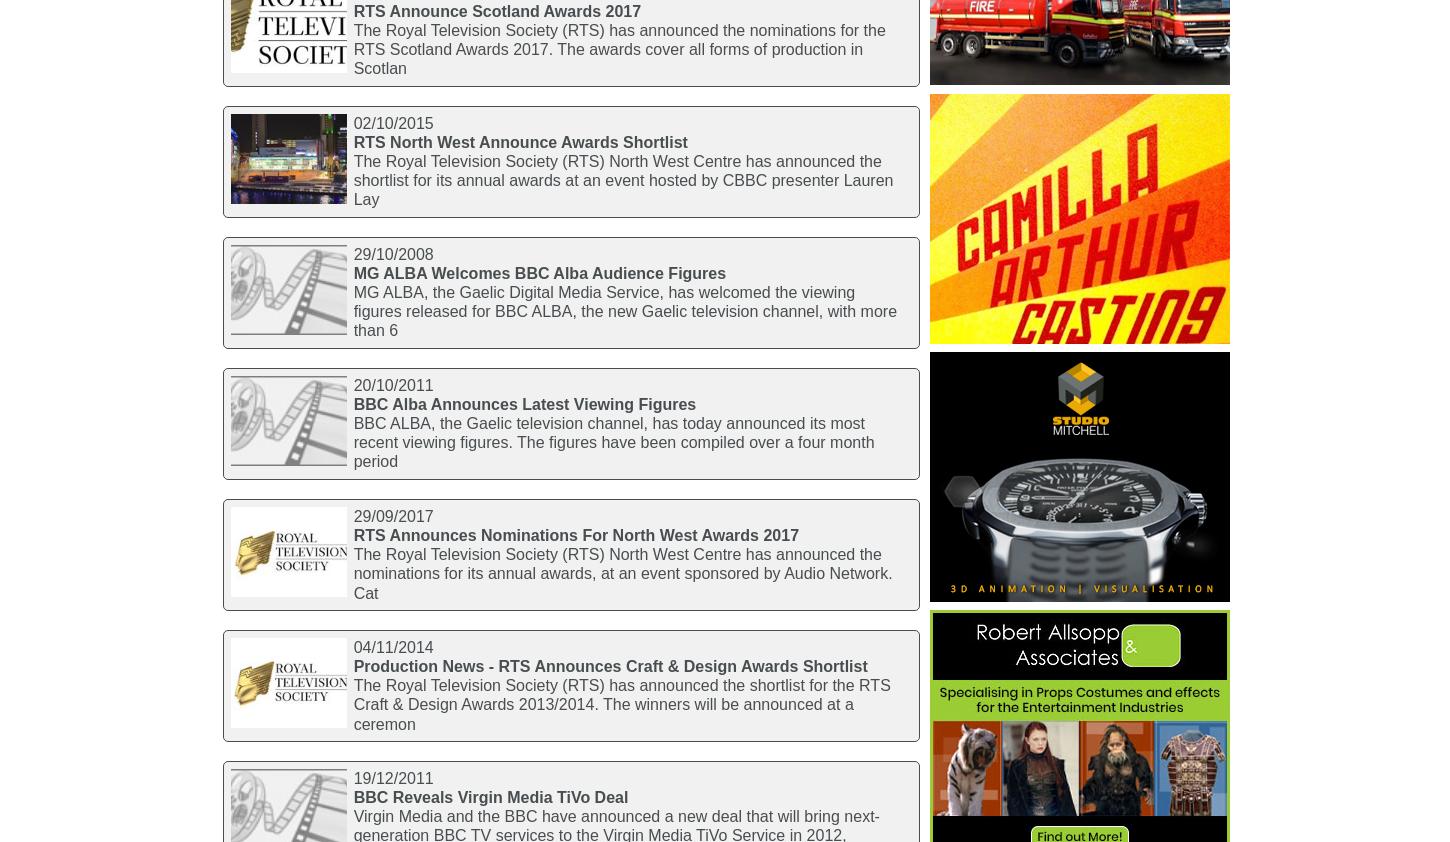 This screenshot has width=1450, height=842. Describe the element at coordinates (352, 384) in the screenshot. I see `'20/10/2011'` at that location.